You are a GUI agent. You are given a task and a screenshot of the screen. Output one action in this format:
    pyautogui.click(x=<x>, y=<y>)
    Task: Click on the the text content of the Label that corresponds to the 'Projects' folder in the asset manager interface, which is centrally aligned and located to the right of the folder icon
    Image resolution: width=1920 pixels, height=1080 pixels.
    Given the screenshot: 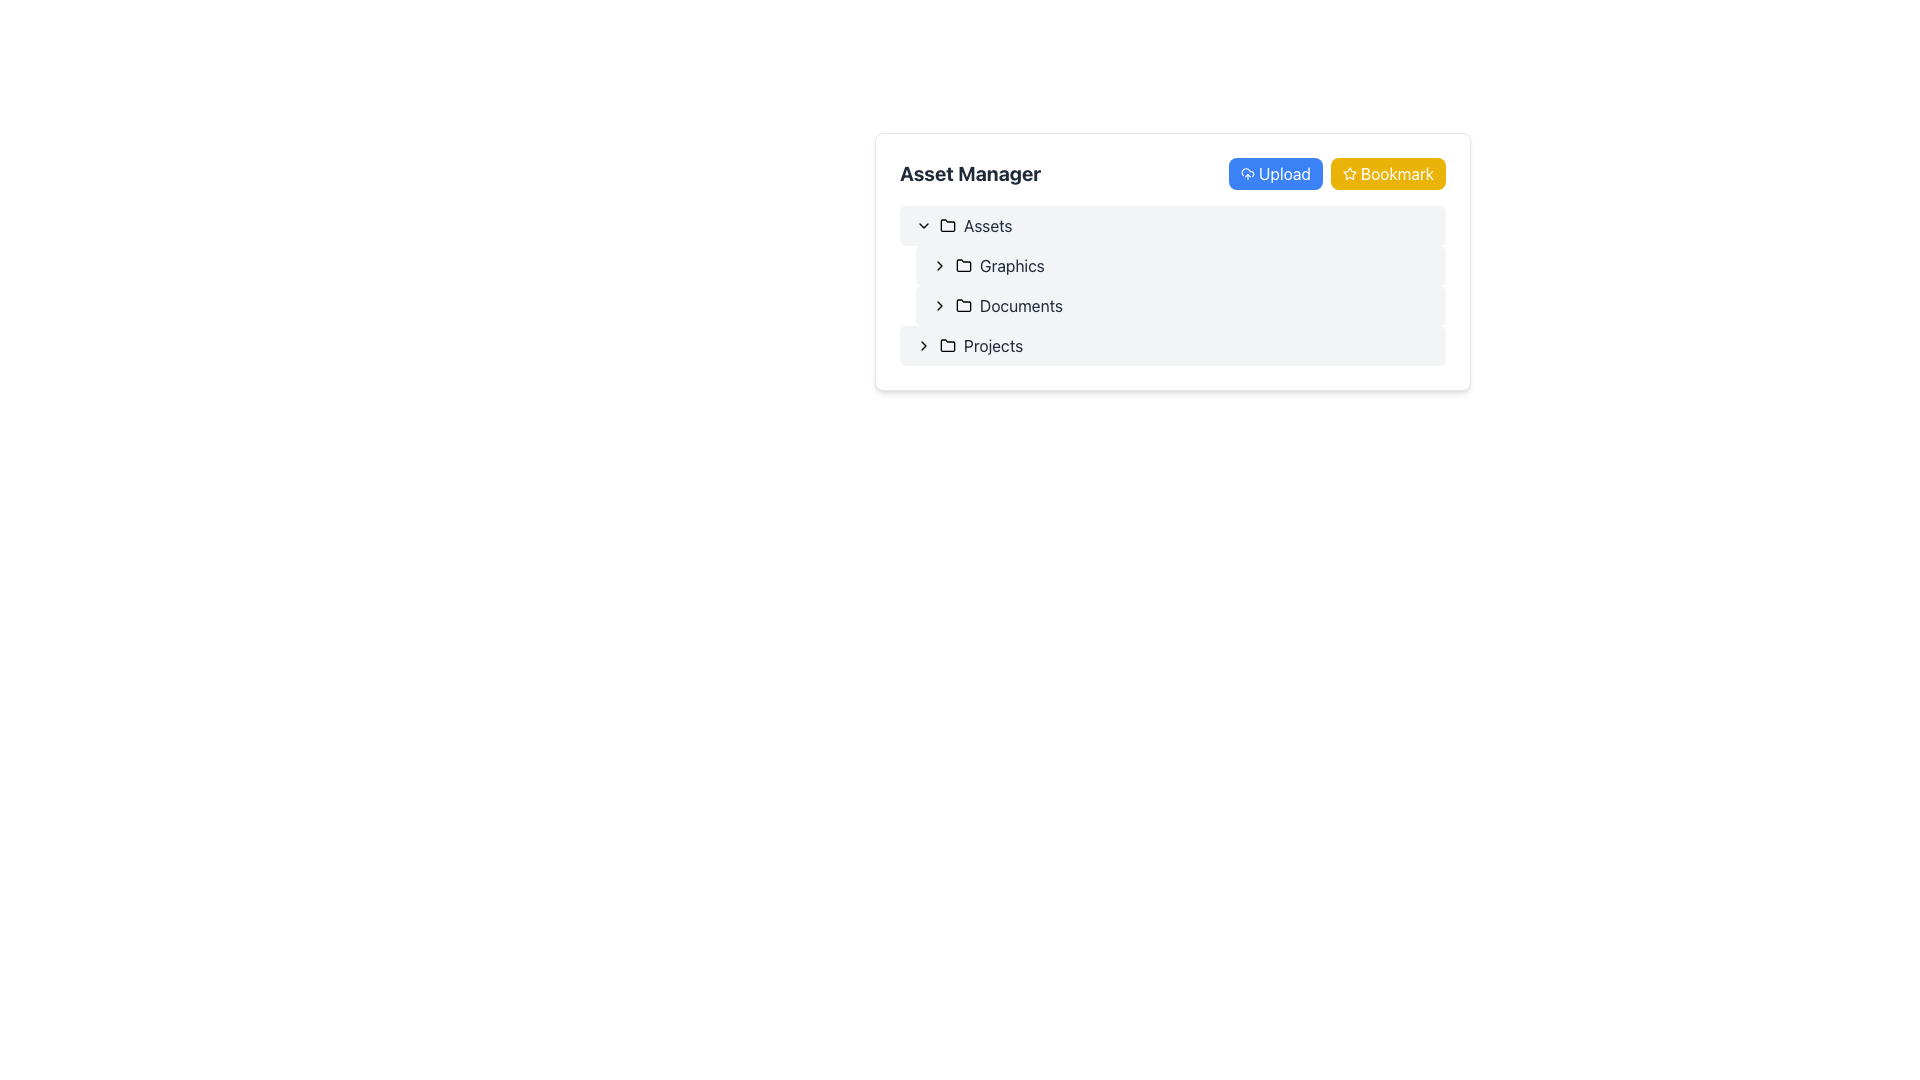 What is the action you would take?
    pyautogui.click(x=993, y=345)
    